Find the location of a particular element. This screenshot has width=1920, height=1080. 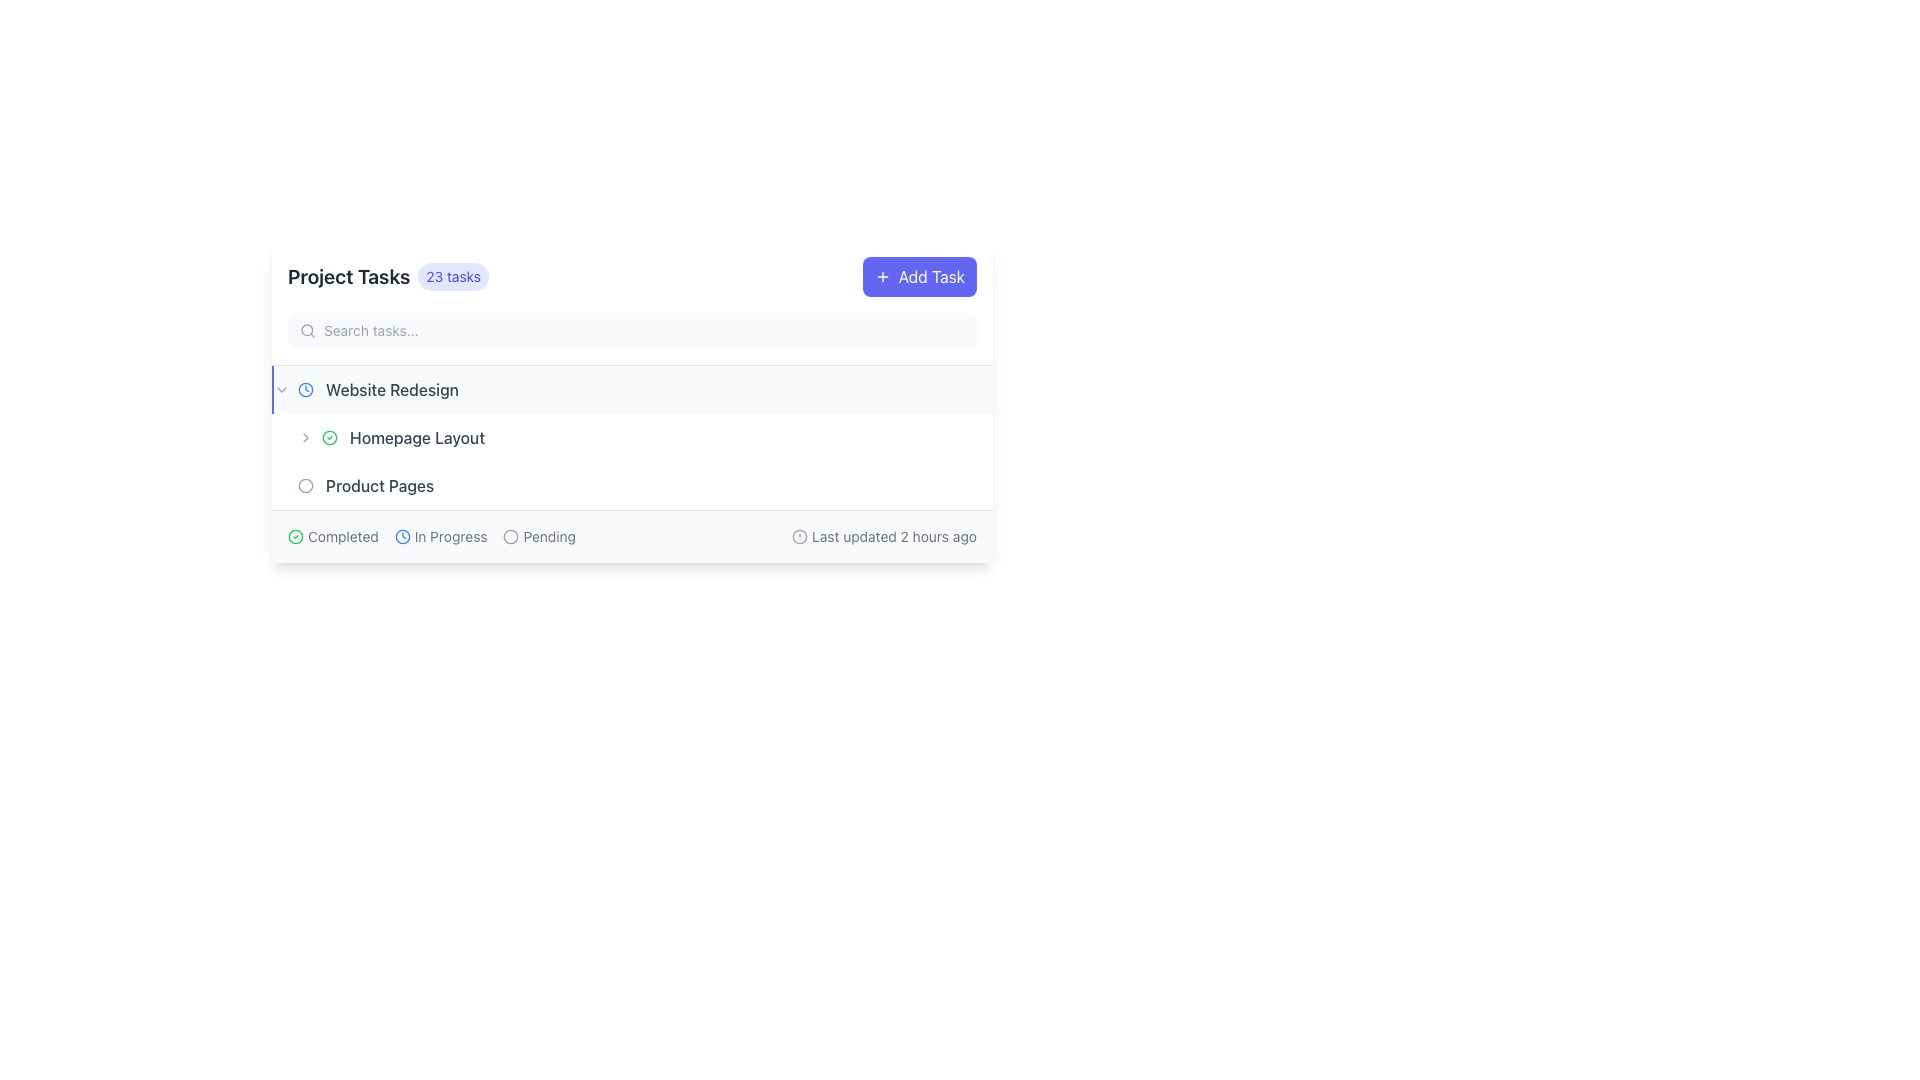

the ellipsis button located in the top-right corner of the task entry for user 'Emma Wilson' dated '2024-03-20' is located at coordinates (969, 486).